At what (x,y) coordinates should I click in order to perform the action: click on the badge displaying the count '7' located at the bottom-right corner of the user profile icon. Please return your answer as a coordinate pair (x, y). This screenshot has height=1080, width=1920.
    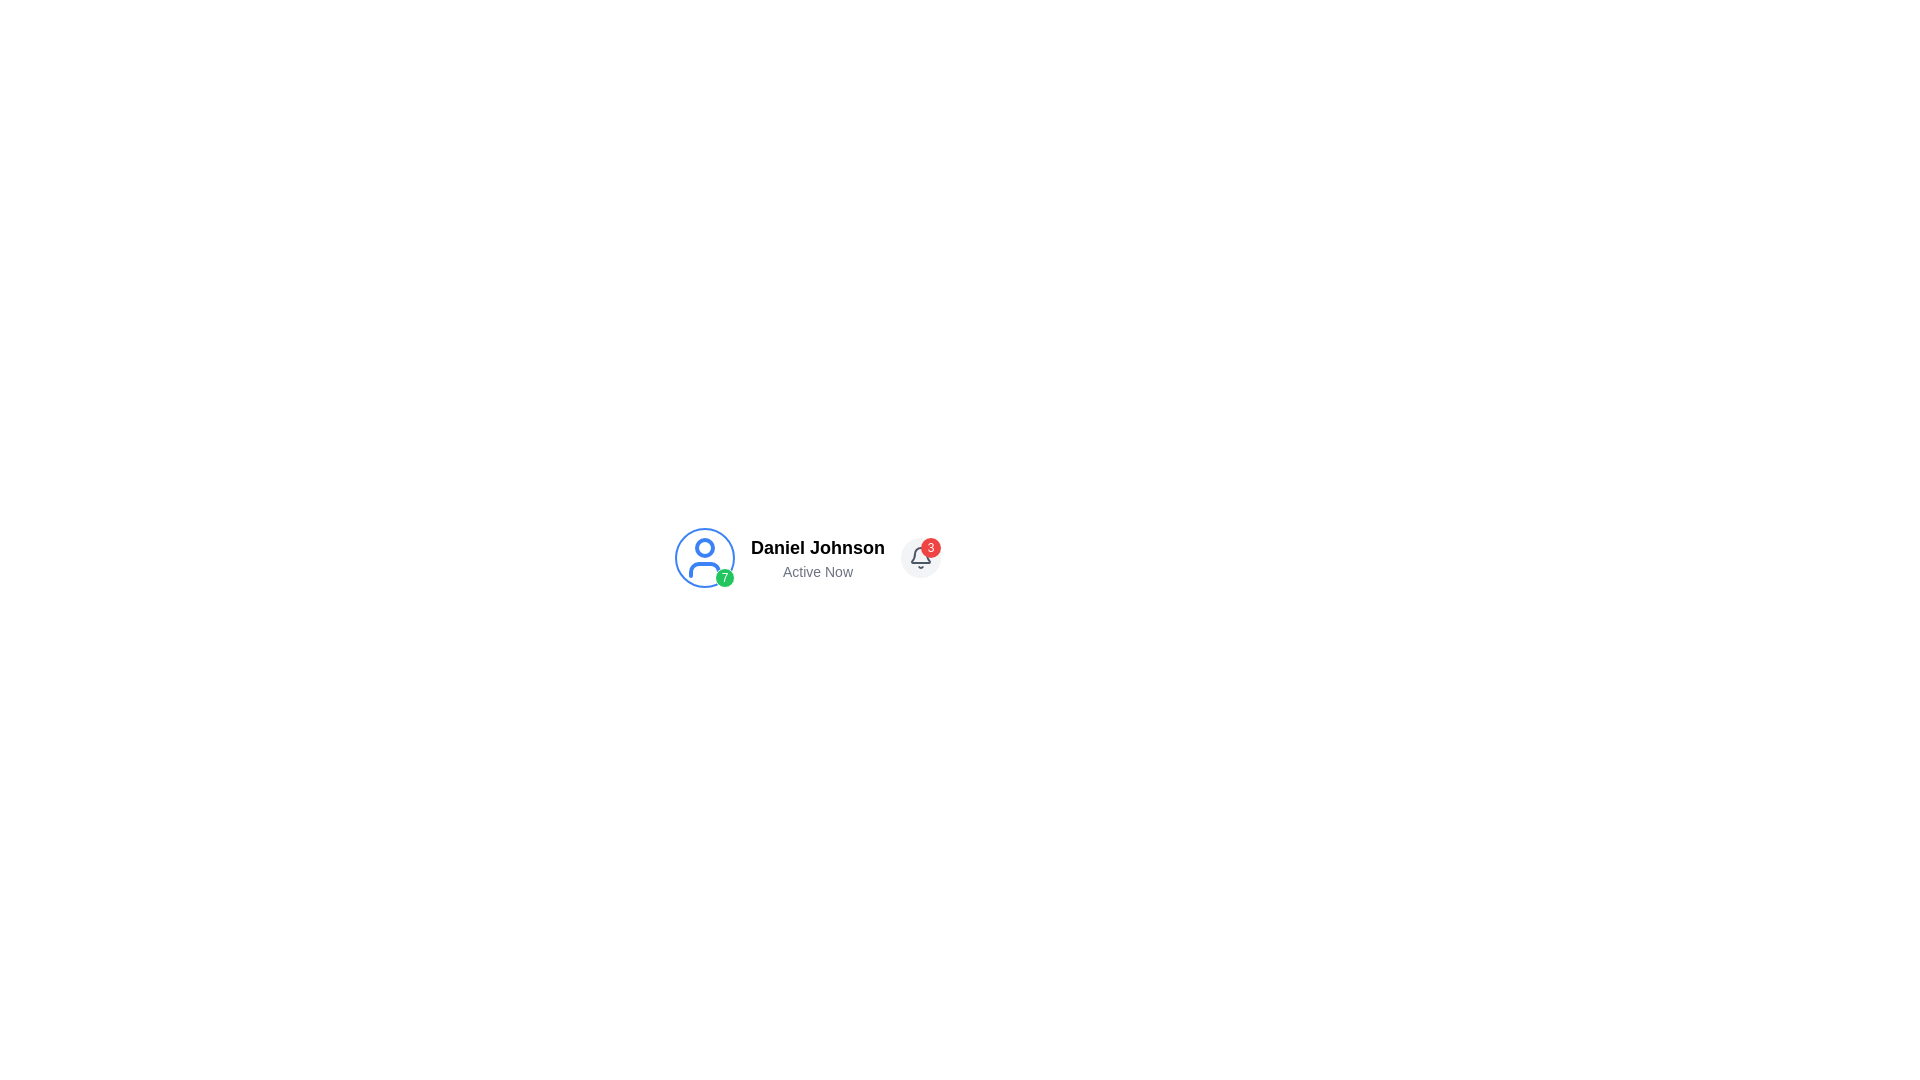
    Looking at the image, I should click on (723, 578).